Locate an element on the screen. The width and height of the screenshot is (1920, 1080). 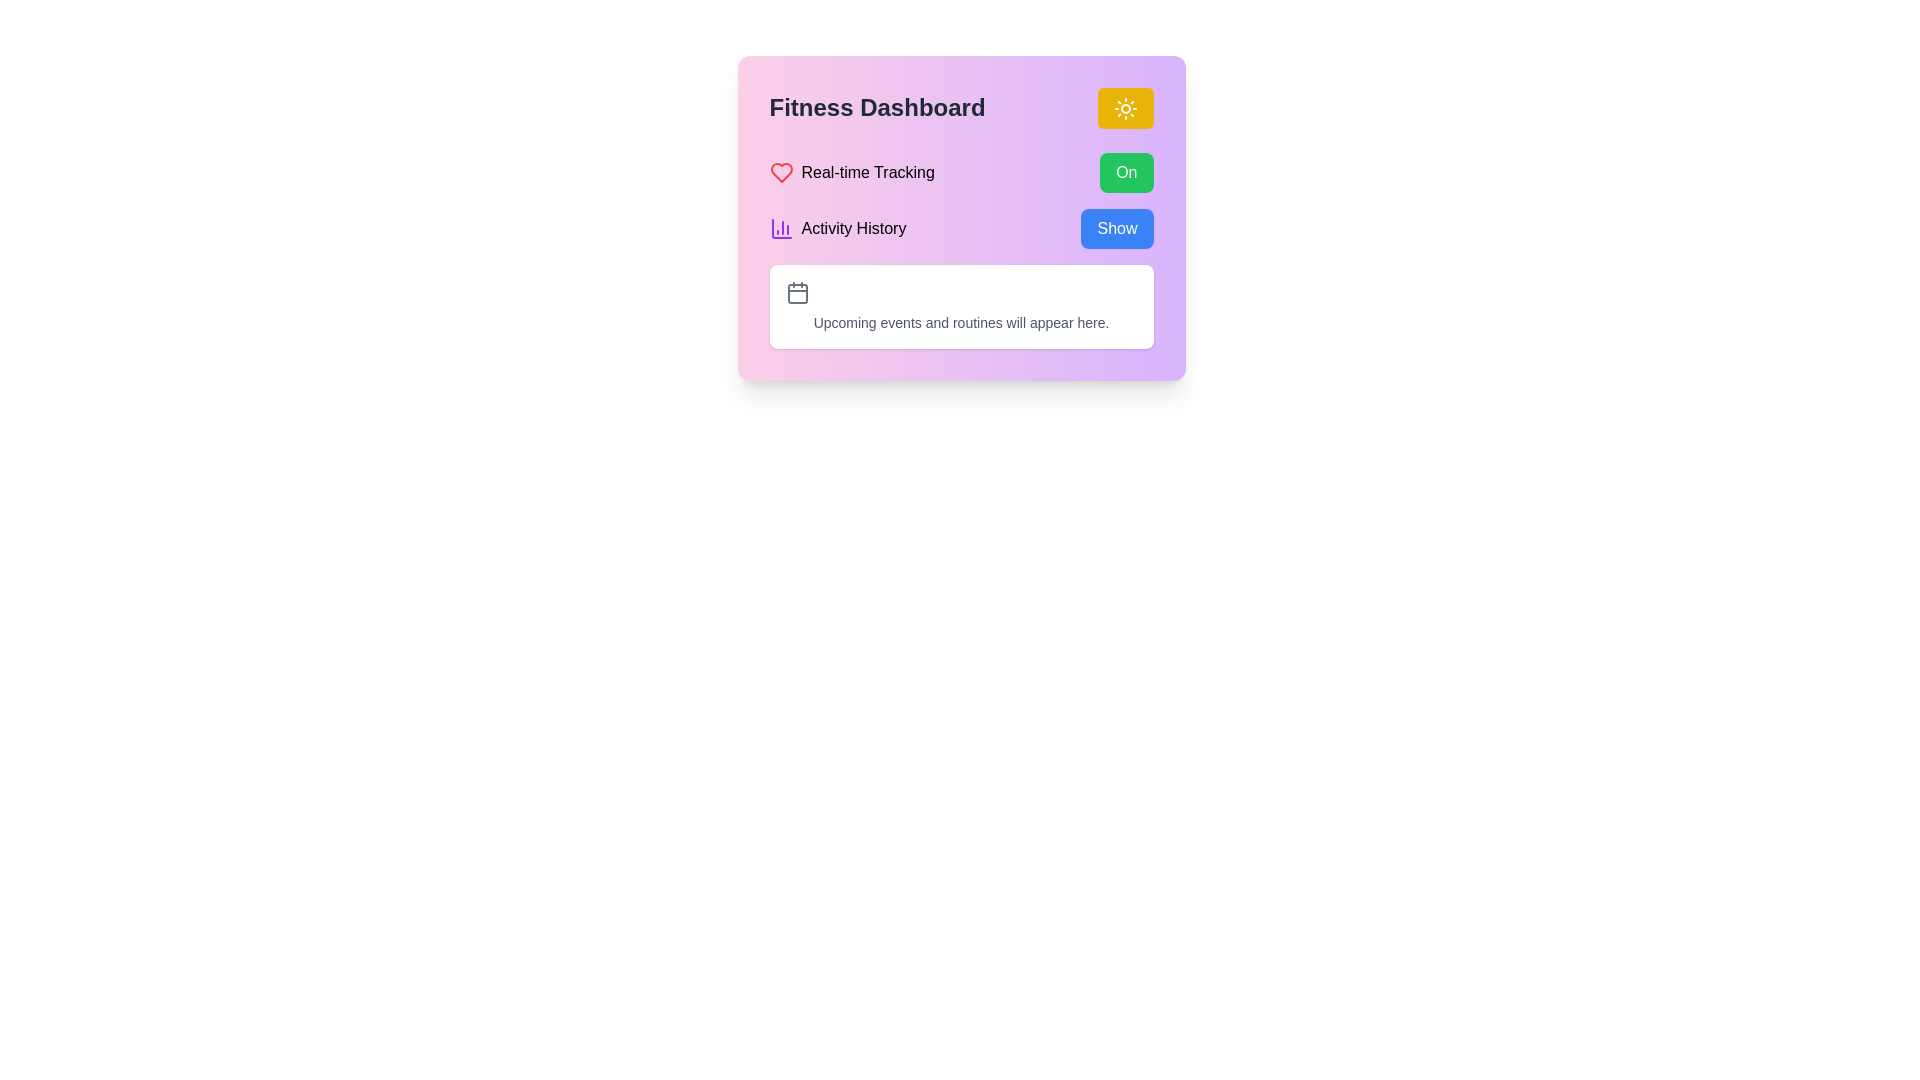
the 'Show' button is located at coordinates (1116, 227).